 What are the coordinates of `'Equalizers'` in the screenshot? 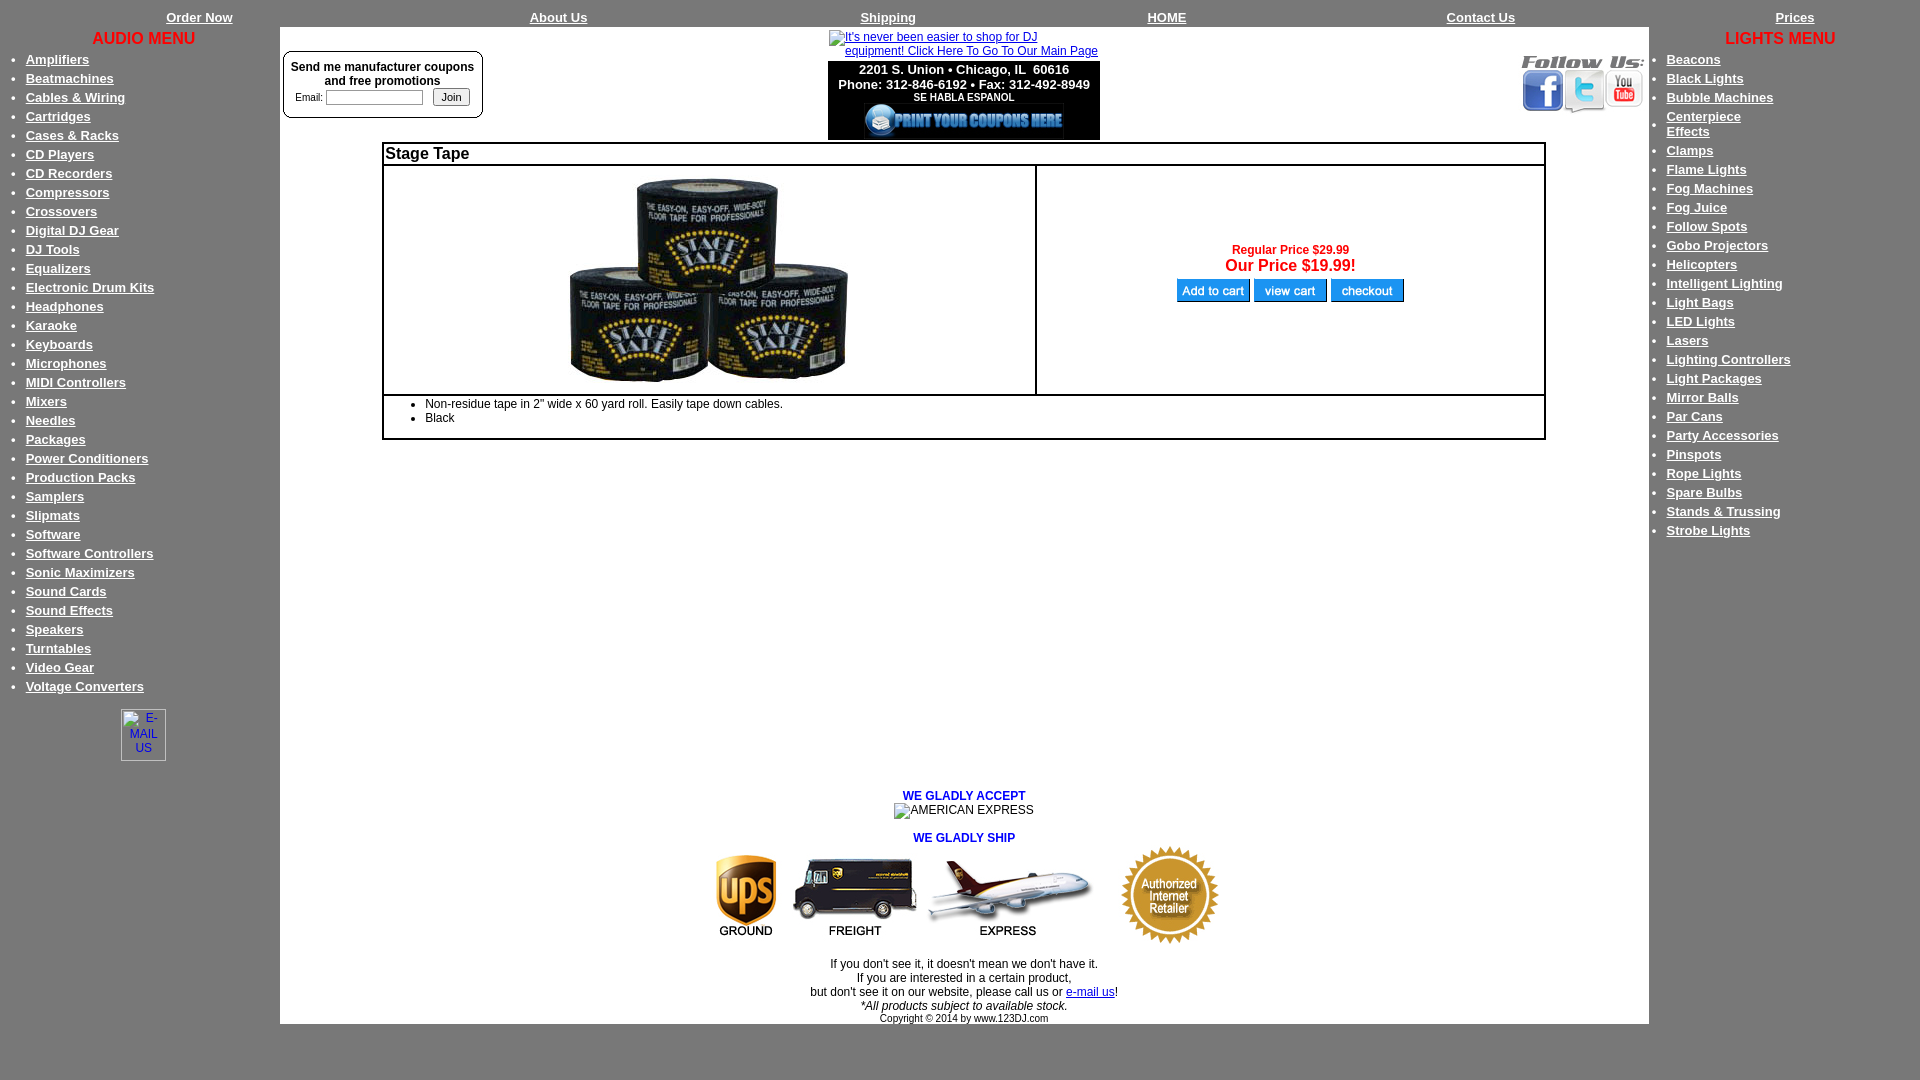 It's located at (25, 267).